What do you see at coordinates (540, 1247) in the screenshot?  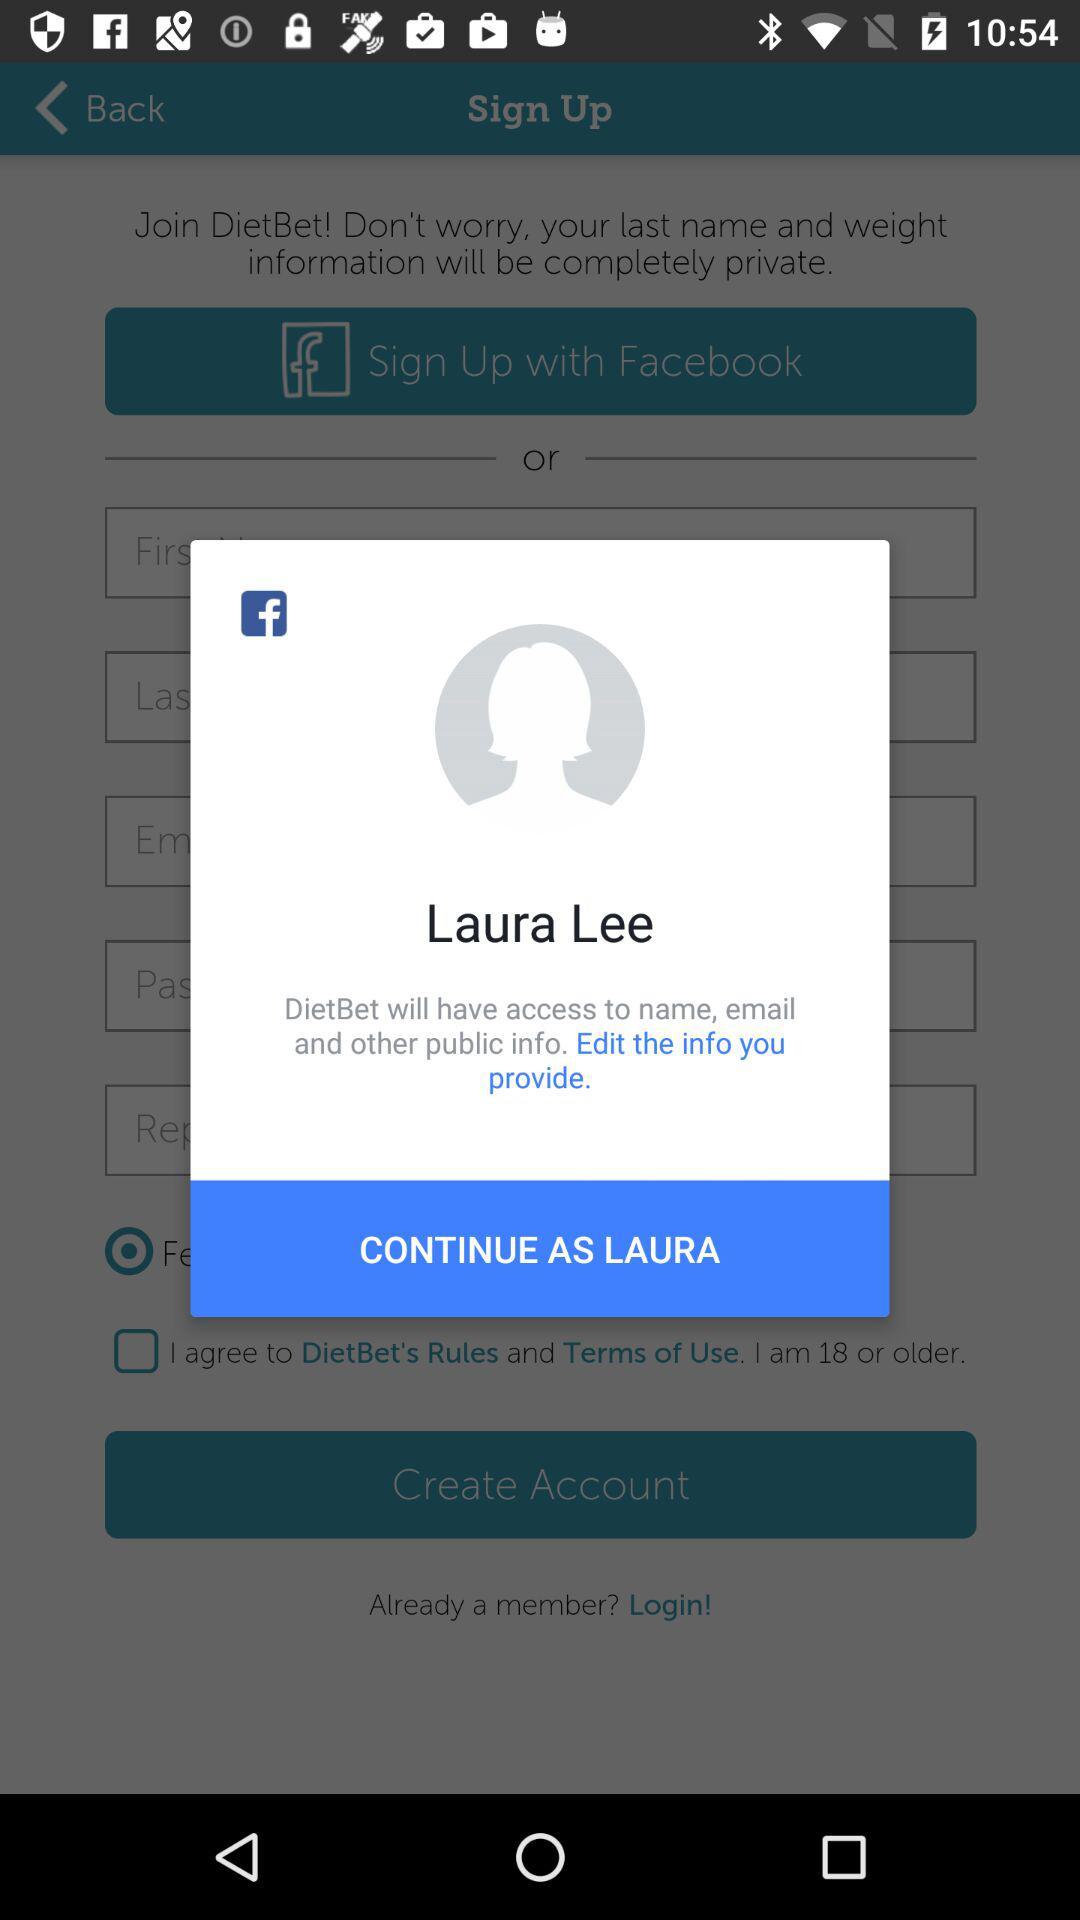 I see `the continue as laura` at bounding box center [540, 1247].